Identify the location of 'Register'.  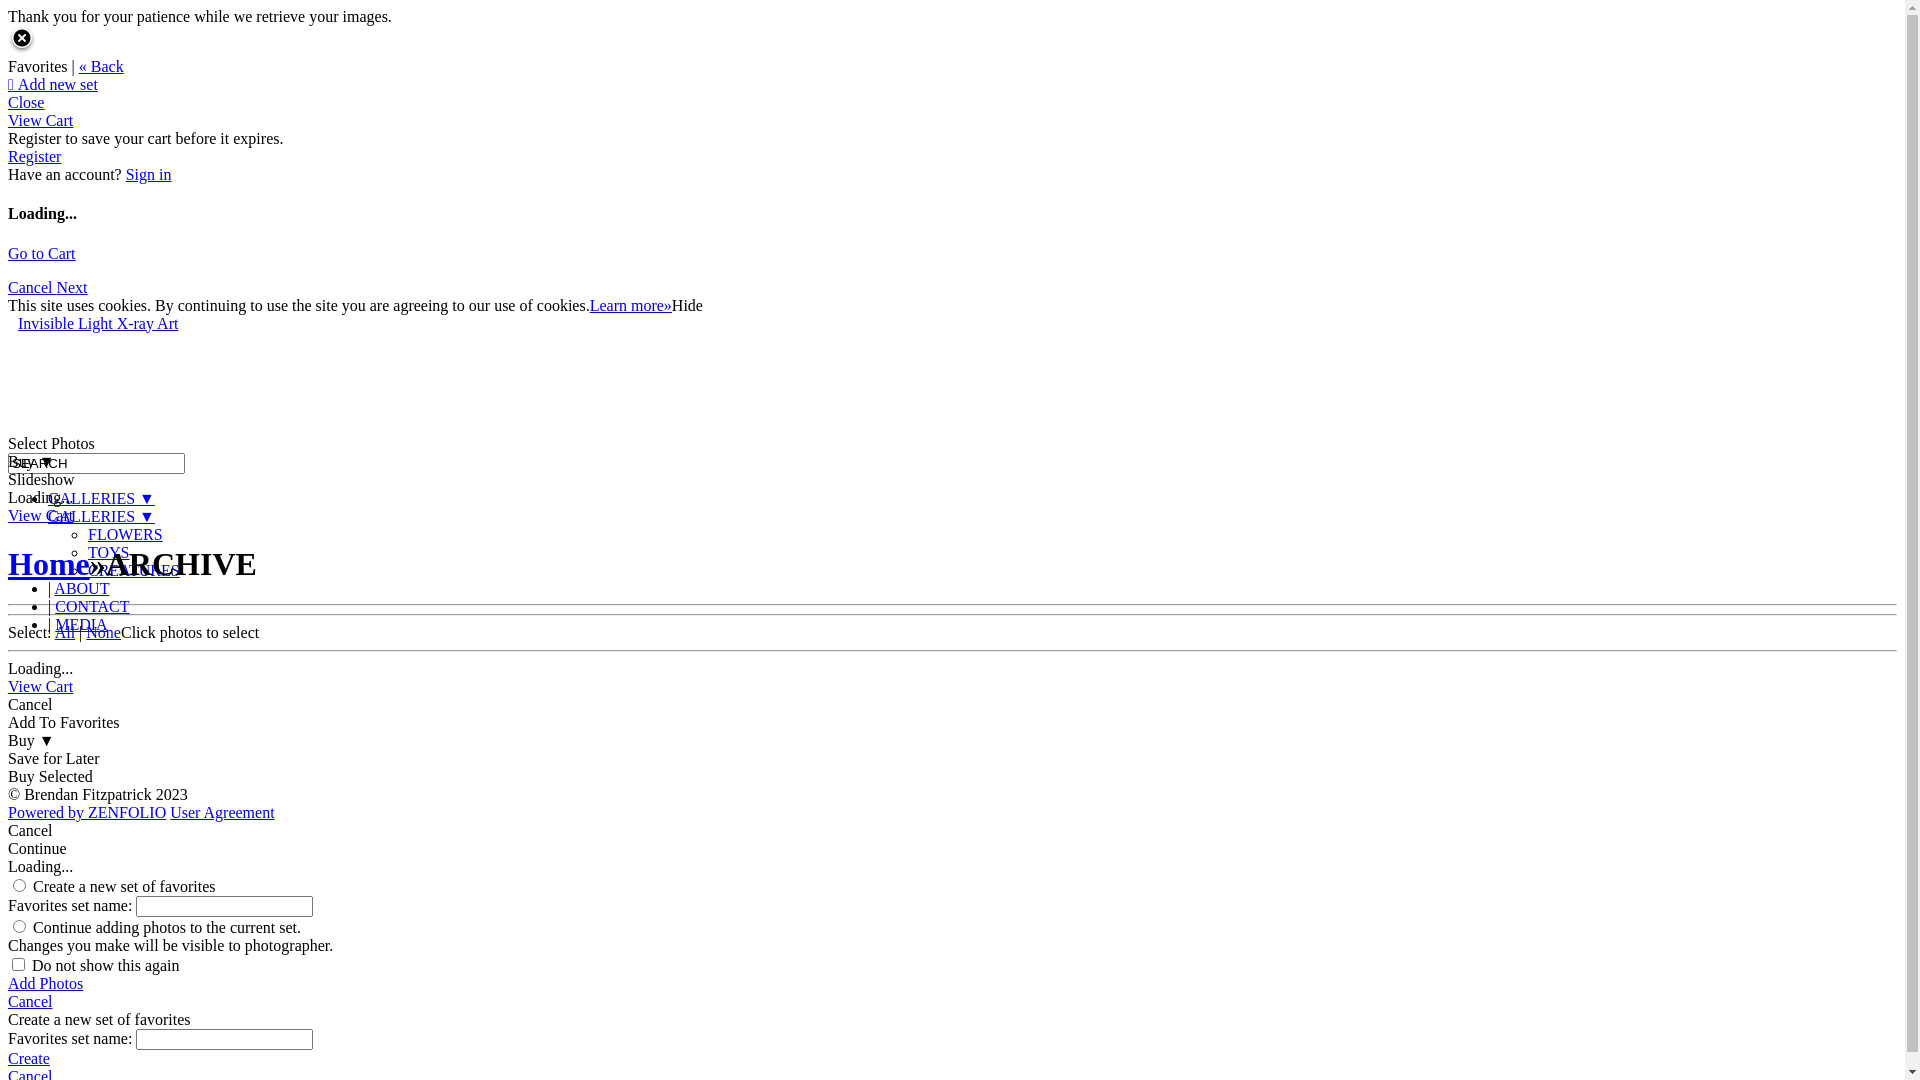
(34, 155).